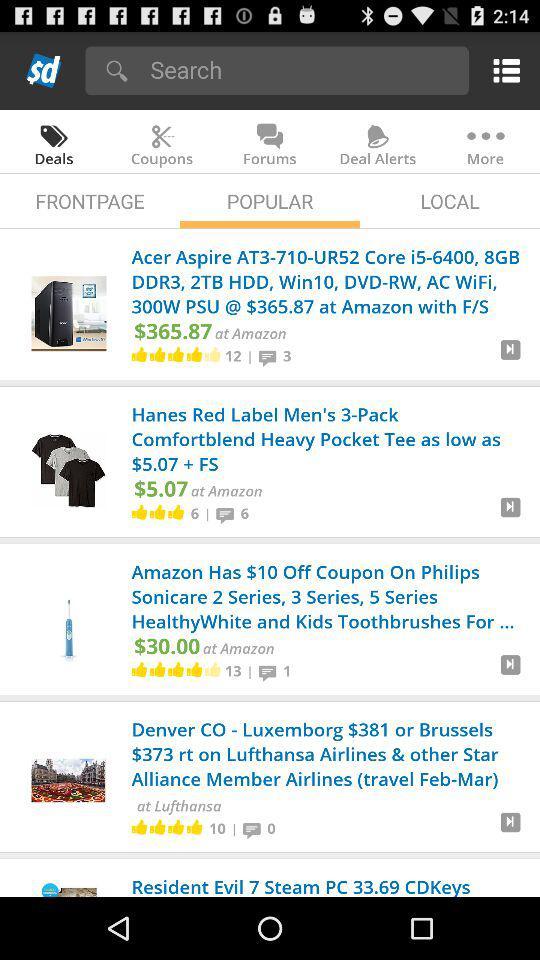  I want to click on type keyword to search, so click(302, 69).